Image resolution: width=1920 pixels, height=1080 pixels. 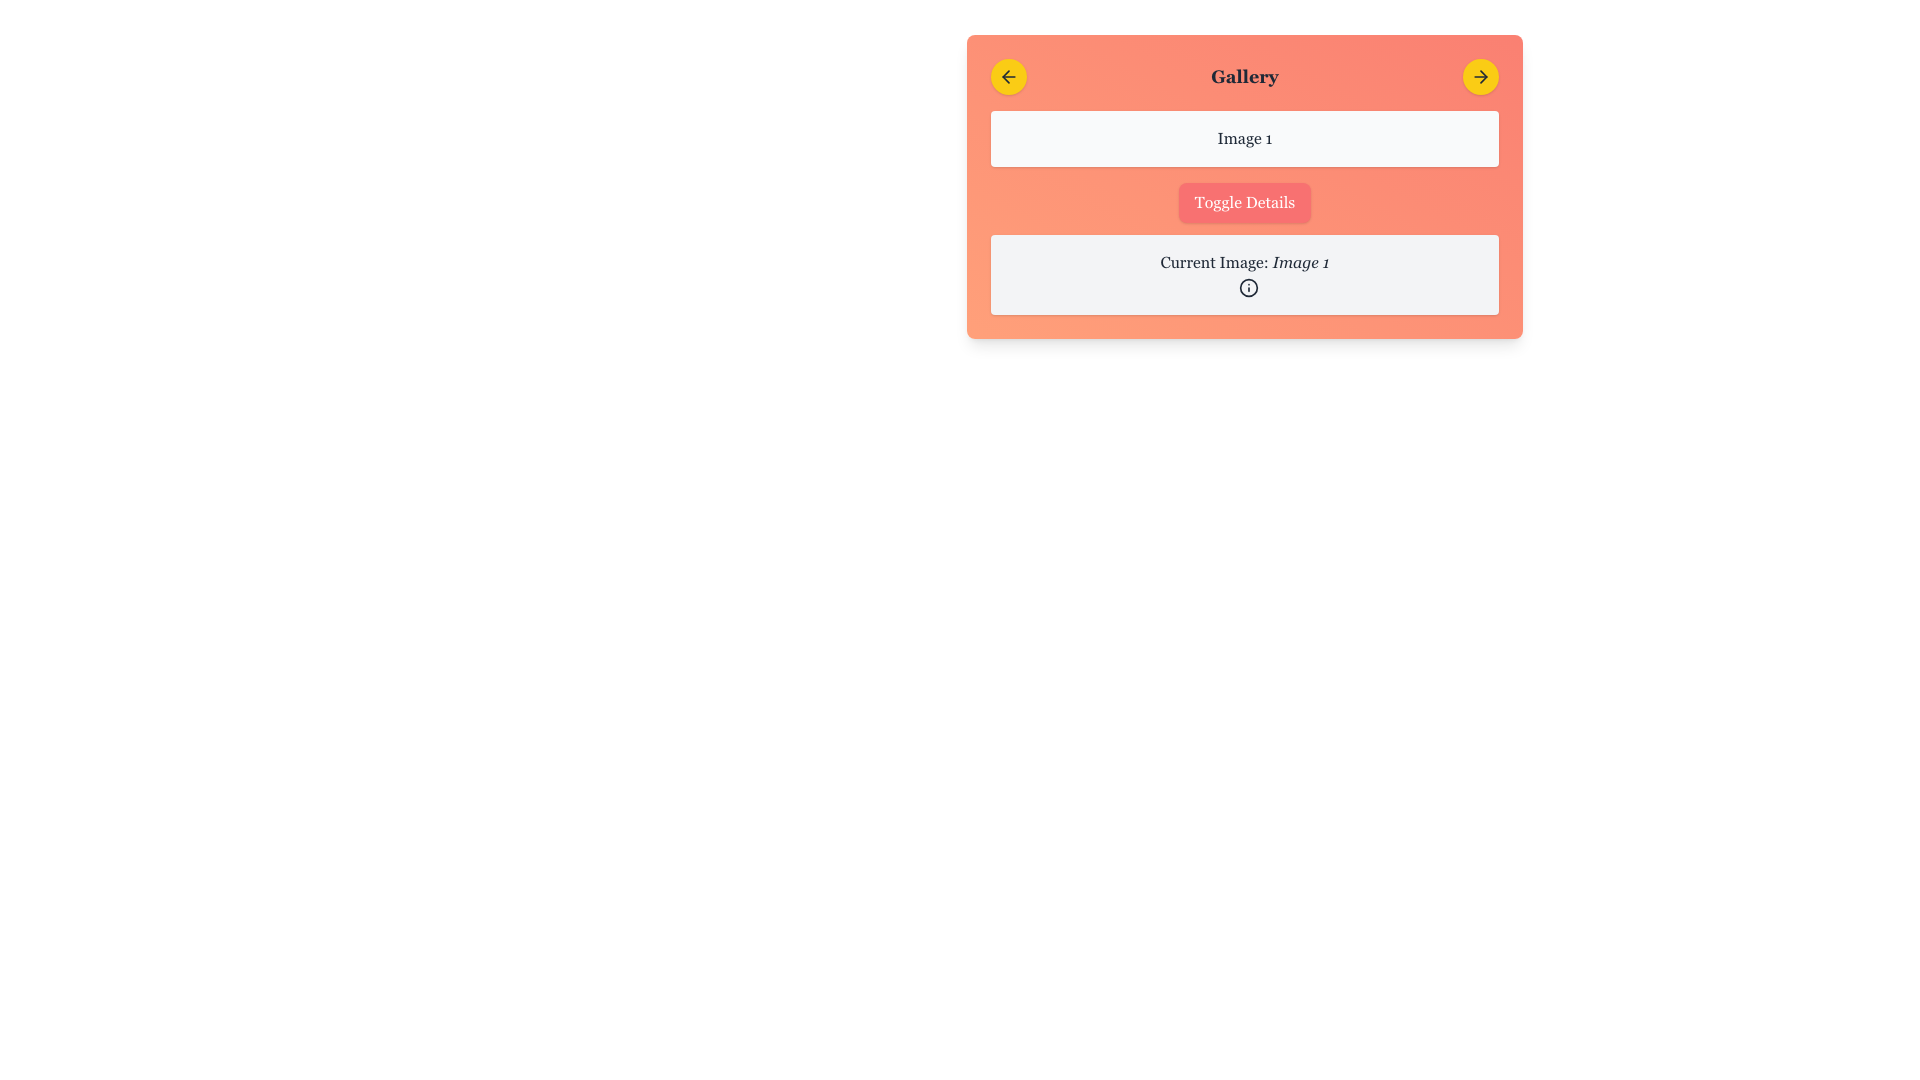 I want to click on the red rectangular button labeled 'Toggle Details', so click(x=1243, y=203).